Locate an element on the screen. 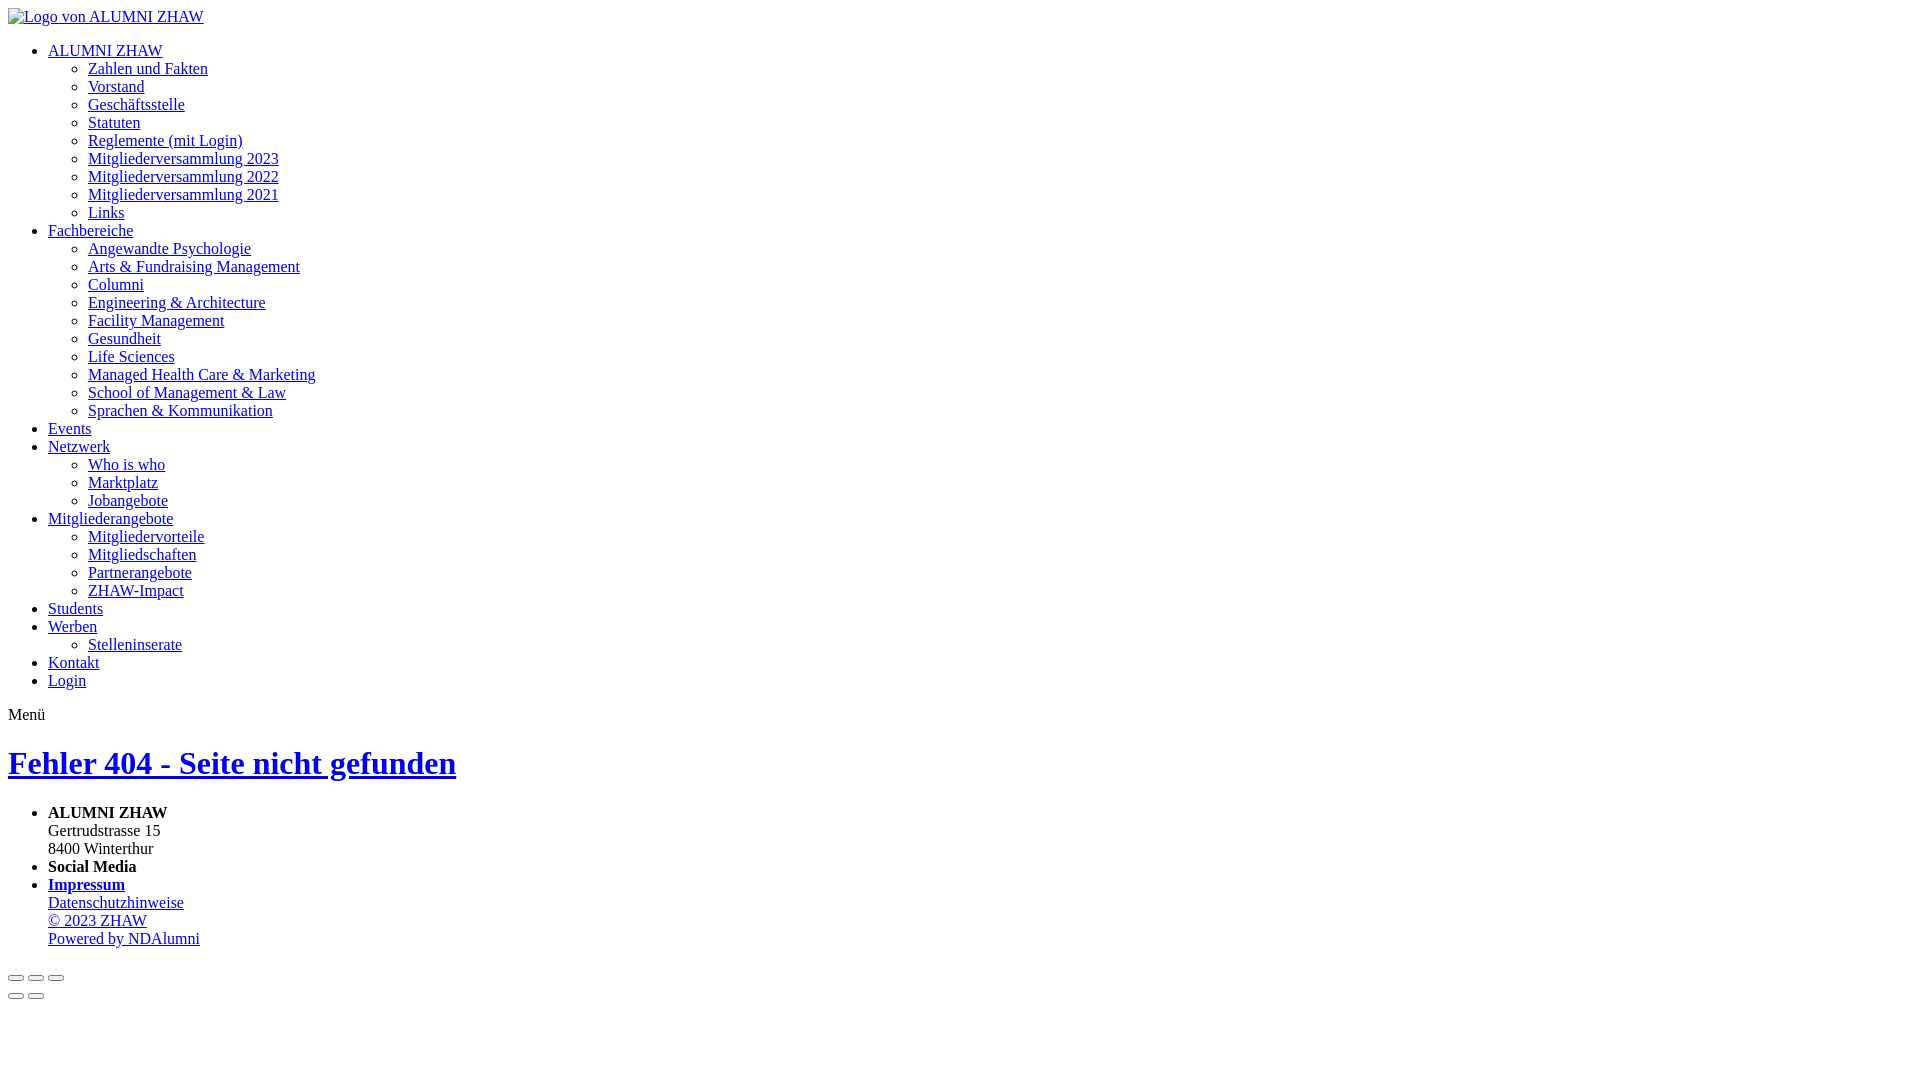 The height and width of the screenshot is (1080, 1920). 'Powered by NDAlumni' is located at coordinates (123, 938).